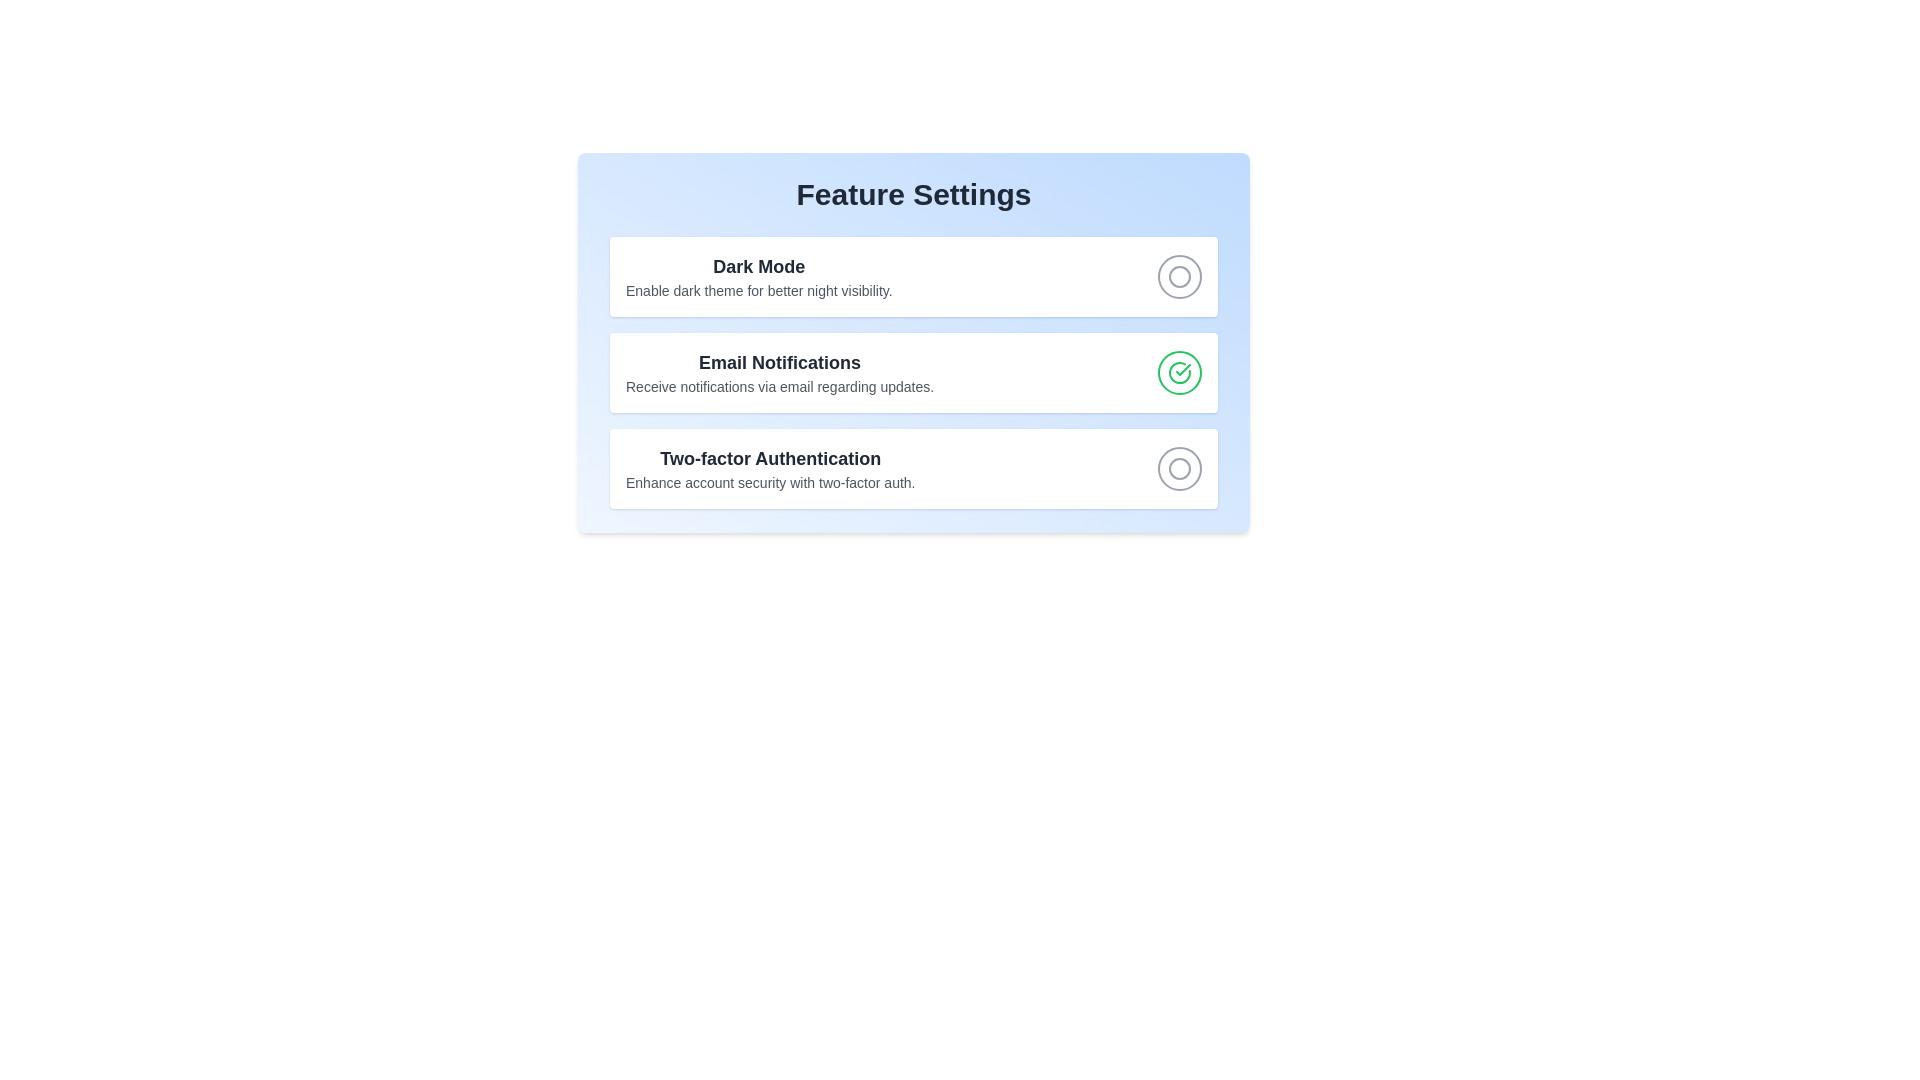  I want to click on the circular graphical SVG element that serves as a status or toggle indicator for a feature setting, located near the top-right of the 'Dark Mode' list item, so click(1180, 469).